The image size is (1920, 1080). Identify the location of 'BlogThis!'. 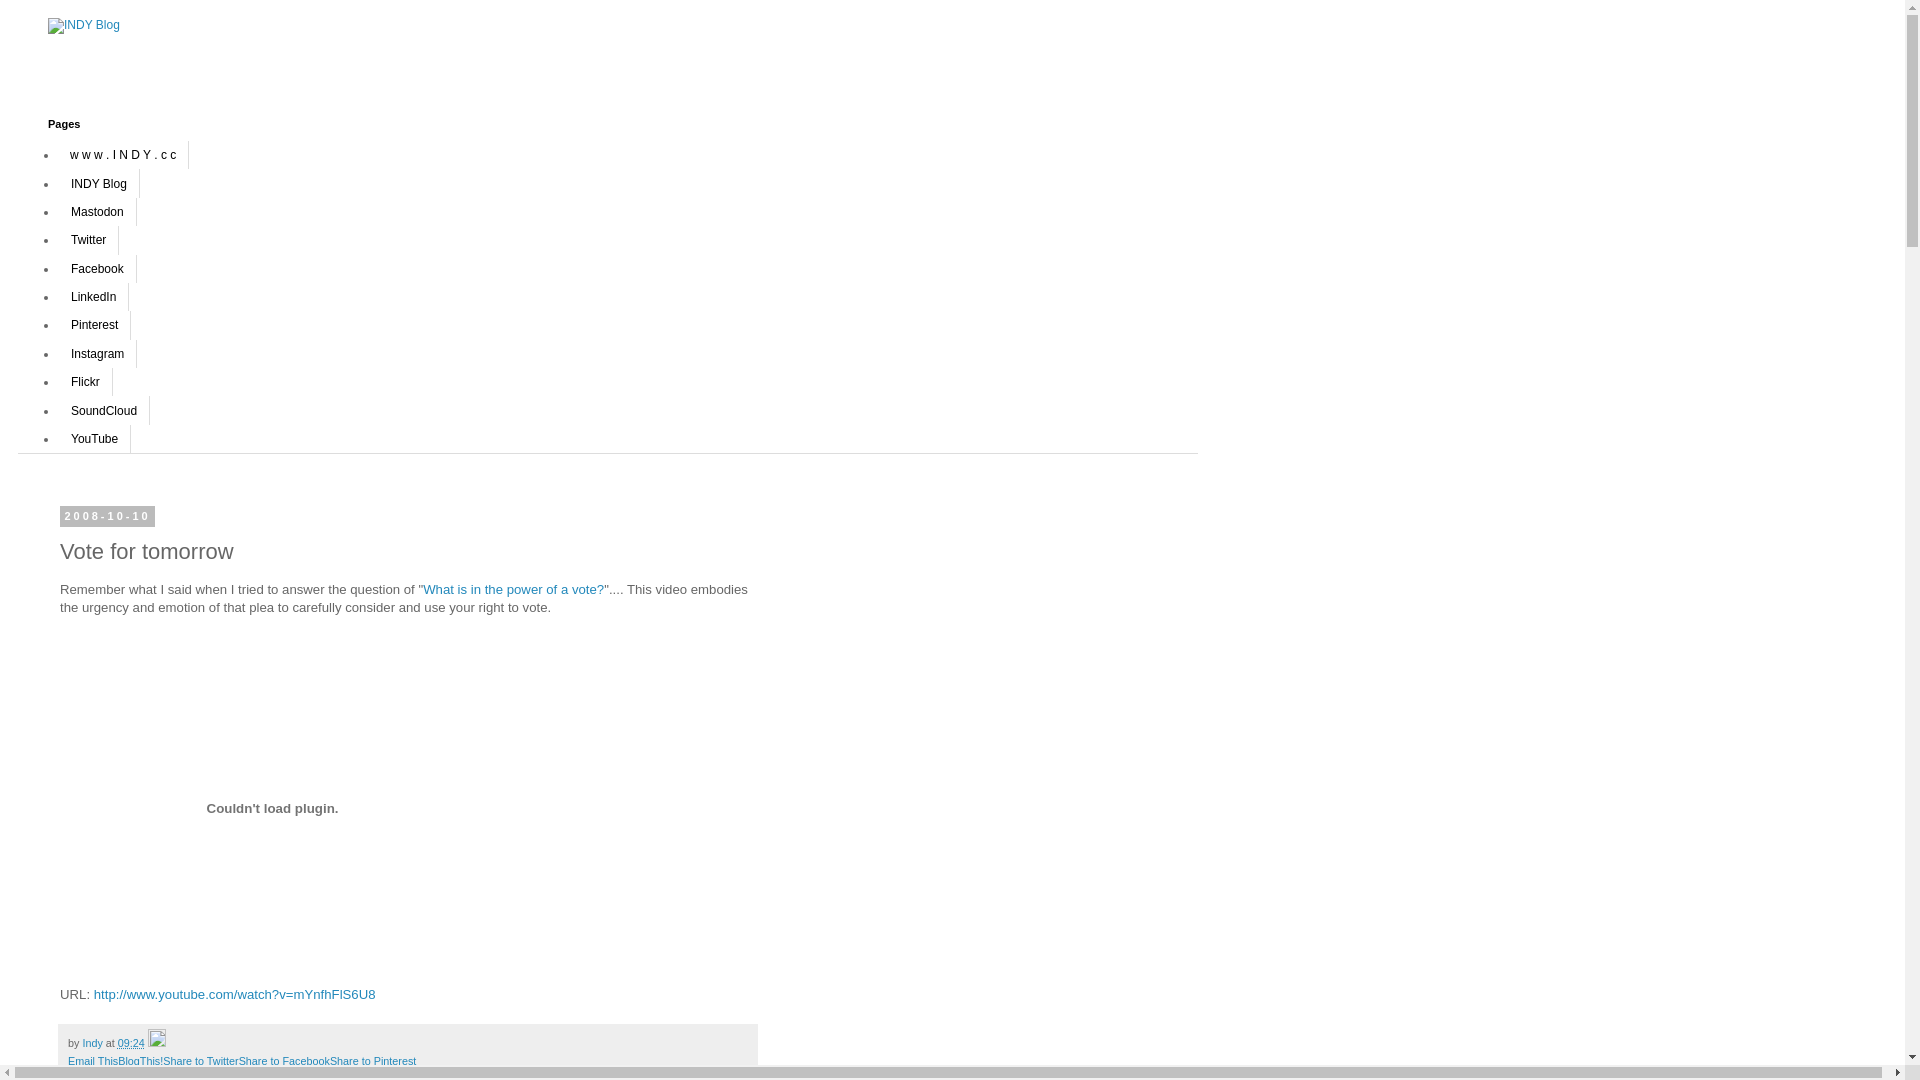
(139, 1059).